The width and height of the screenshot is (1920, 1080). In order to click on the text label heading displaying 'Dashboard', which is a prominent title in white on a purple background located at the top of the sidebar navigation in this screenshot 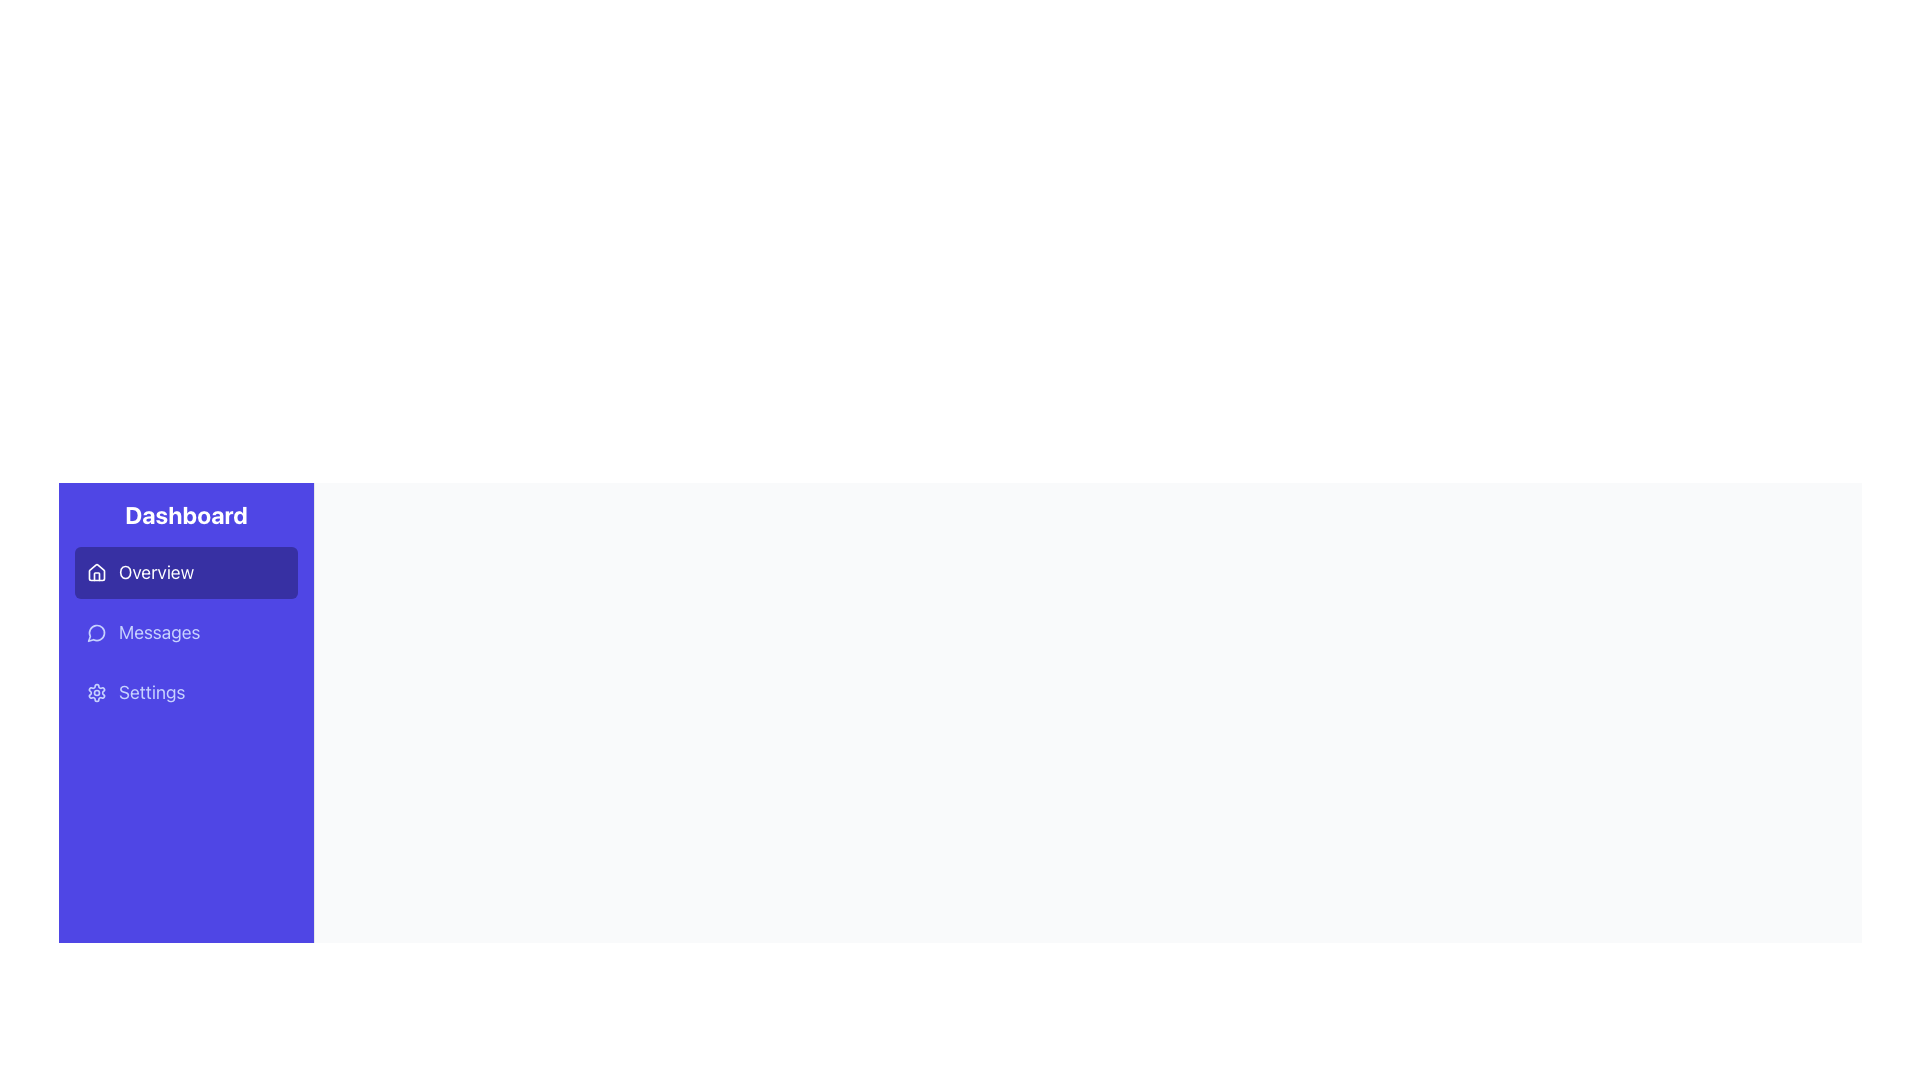, I will do `click(186, 514)`.